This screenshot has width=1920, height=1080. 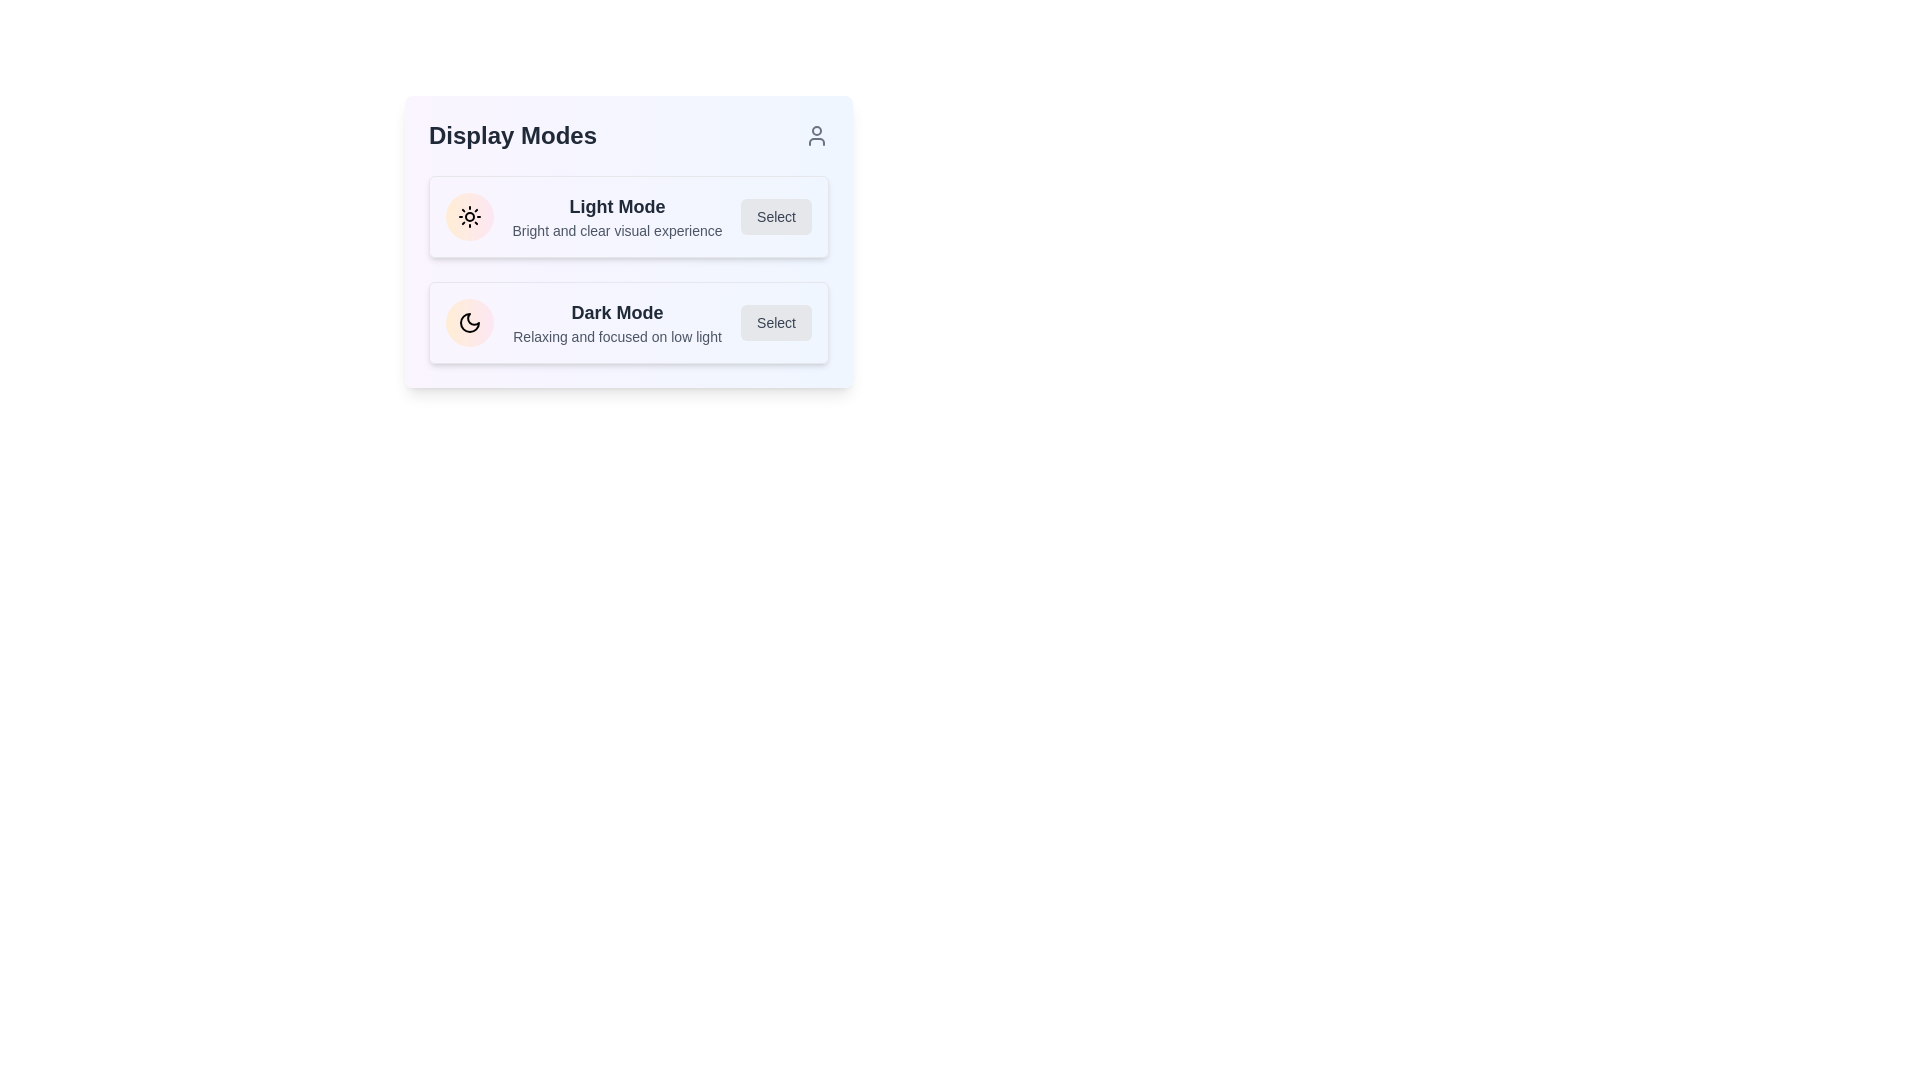 What do you see at coordinates (616, 216) in the screenshot?
I see `the informational text block that introduces the 'Light Mode' option for display settings, located under the 'Display Modes' heading in the first section of the layout` at bounding box center [616, 216].